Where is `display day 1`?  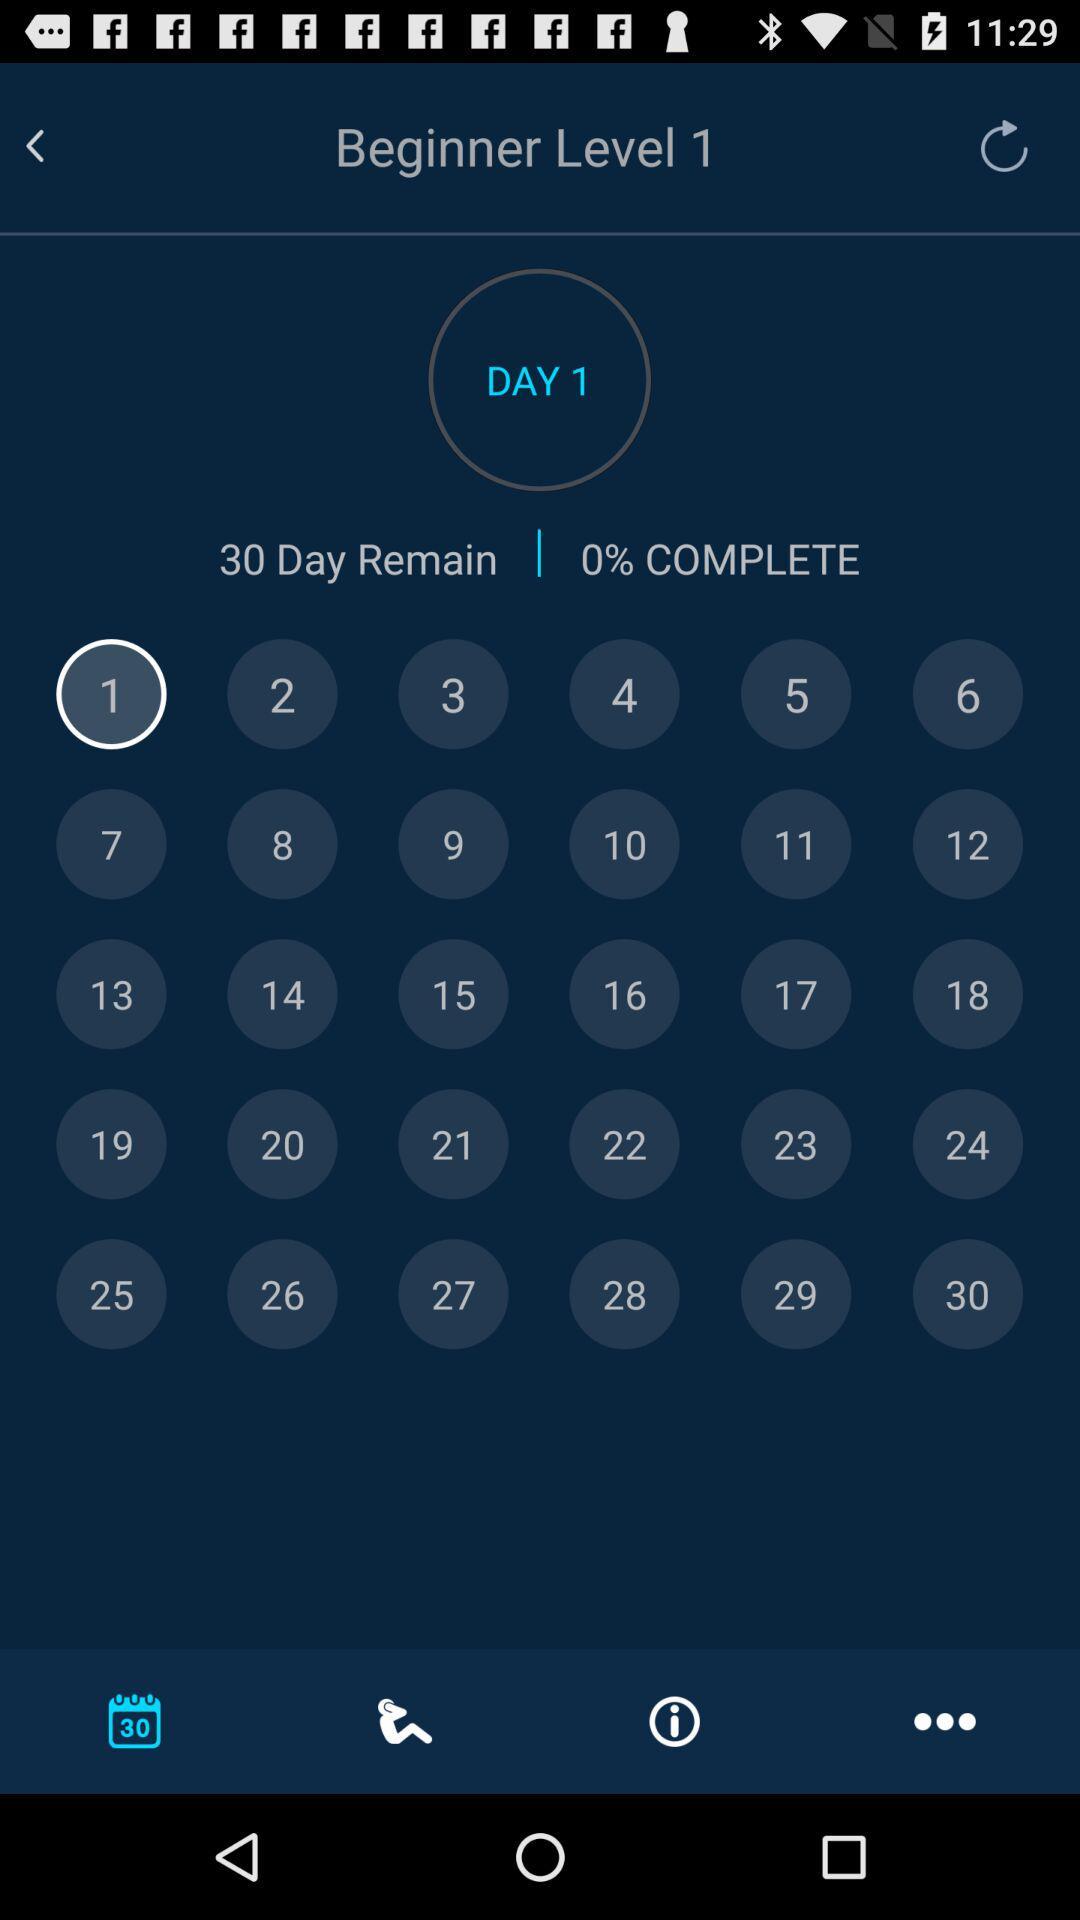
display day 1 is located at coordinates (111, 694).